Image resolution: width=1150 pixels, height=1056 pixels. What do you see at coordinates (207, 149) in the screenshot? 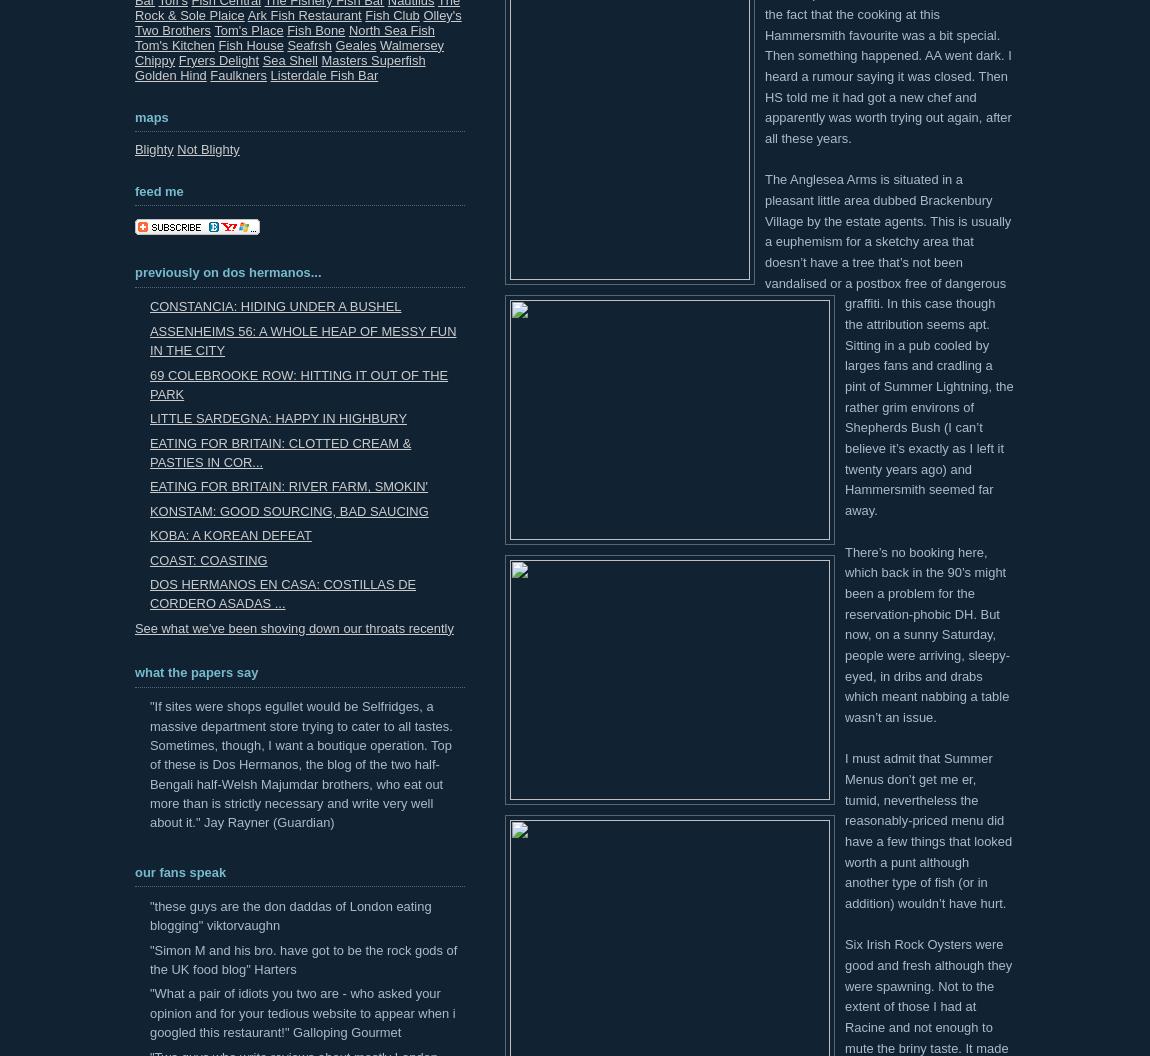
I see `'Not Blighty'` at bounding box center [207, 149].